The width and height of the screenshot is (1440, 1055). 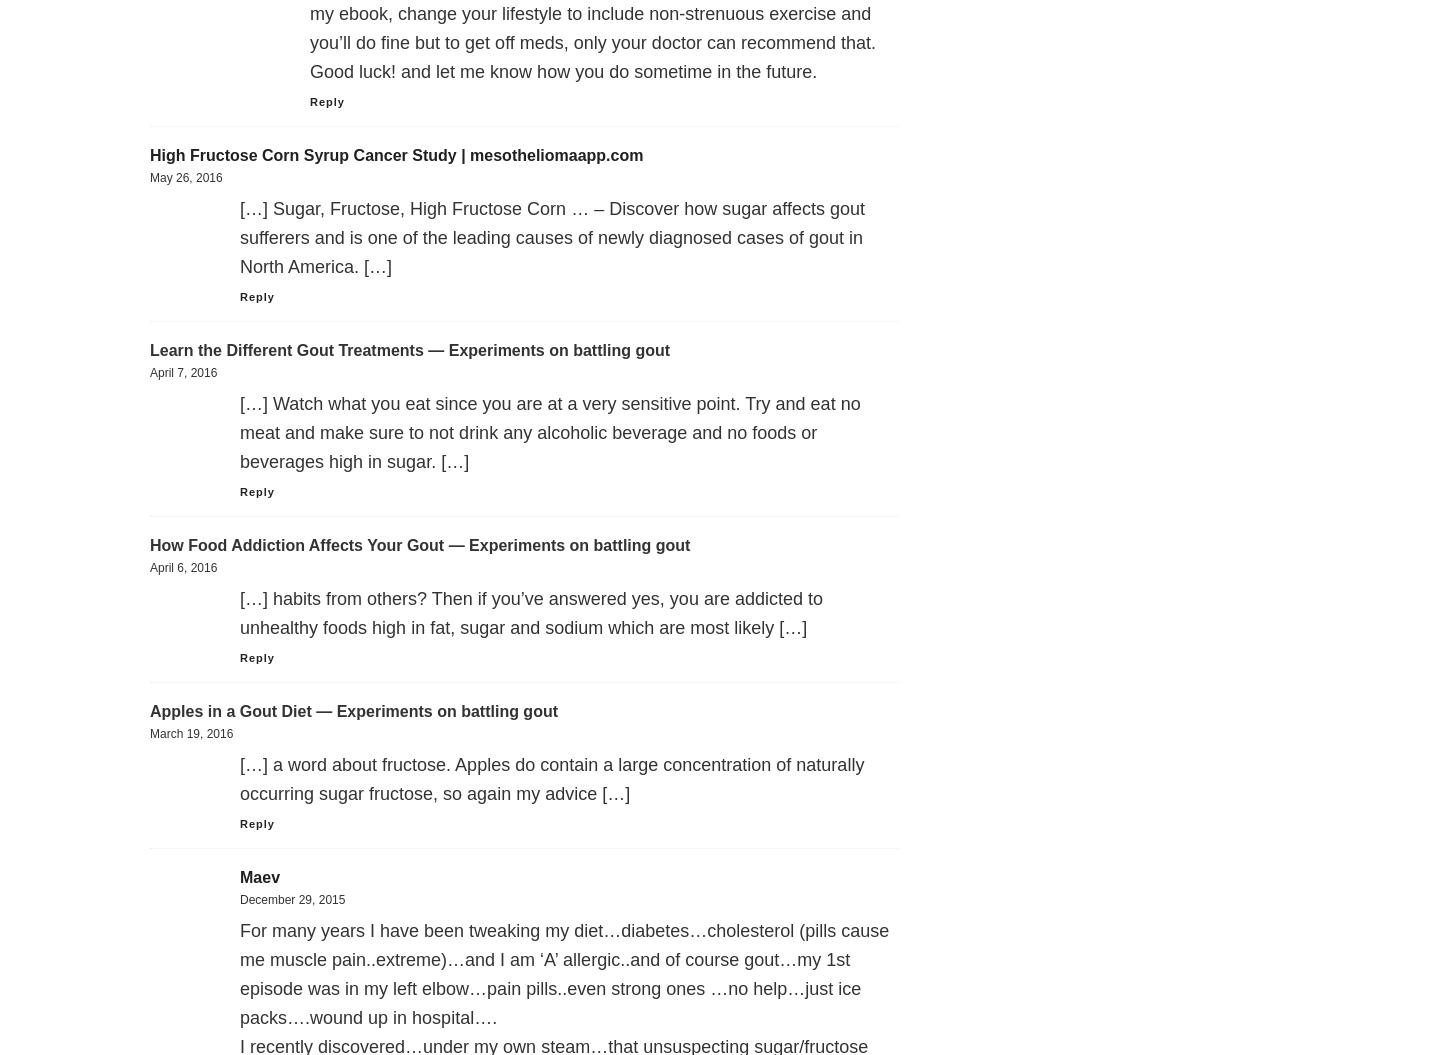 What do you see at coordinates (183, 373) in the screenshot?
I see `'April 7, 2016'` at bounding box center [183, 373].